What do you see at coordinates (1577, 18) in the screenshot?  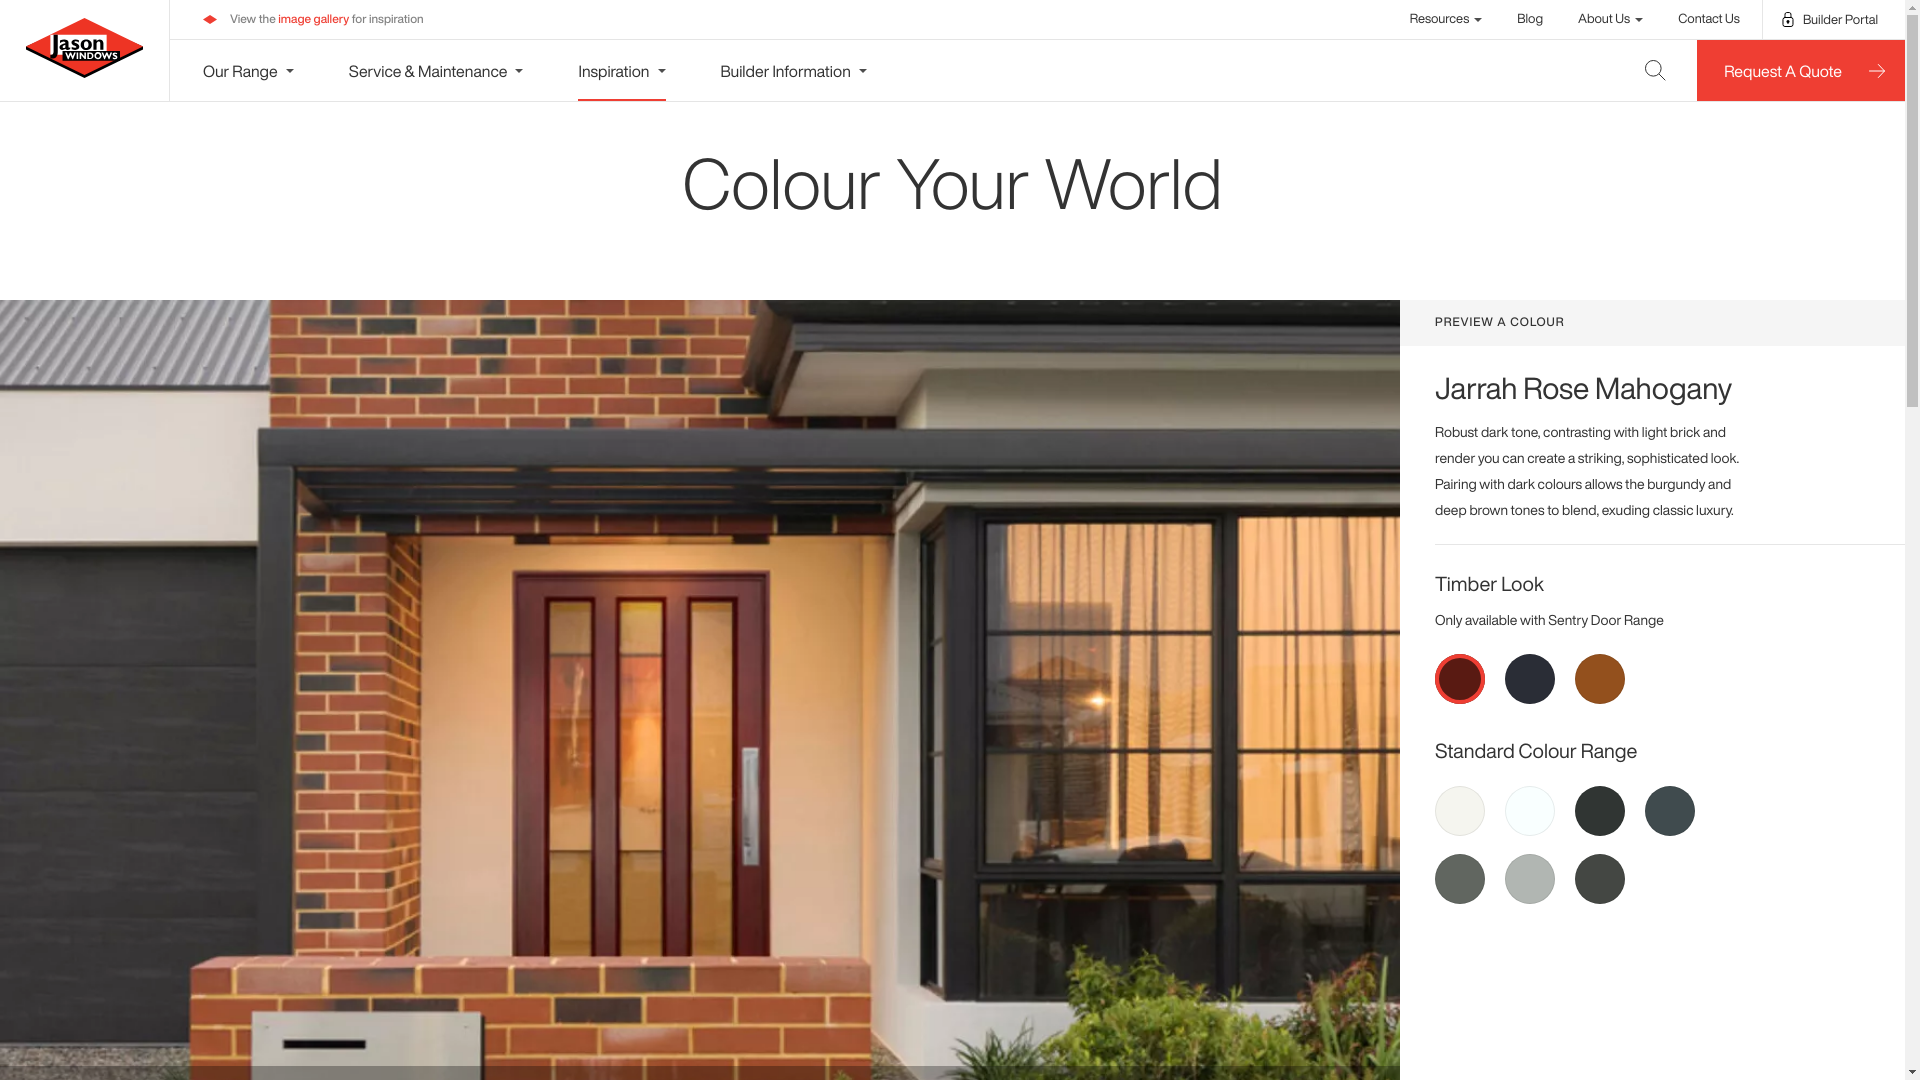 I see `'About Us'` at bounding box center [1577, 18].